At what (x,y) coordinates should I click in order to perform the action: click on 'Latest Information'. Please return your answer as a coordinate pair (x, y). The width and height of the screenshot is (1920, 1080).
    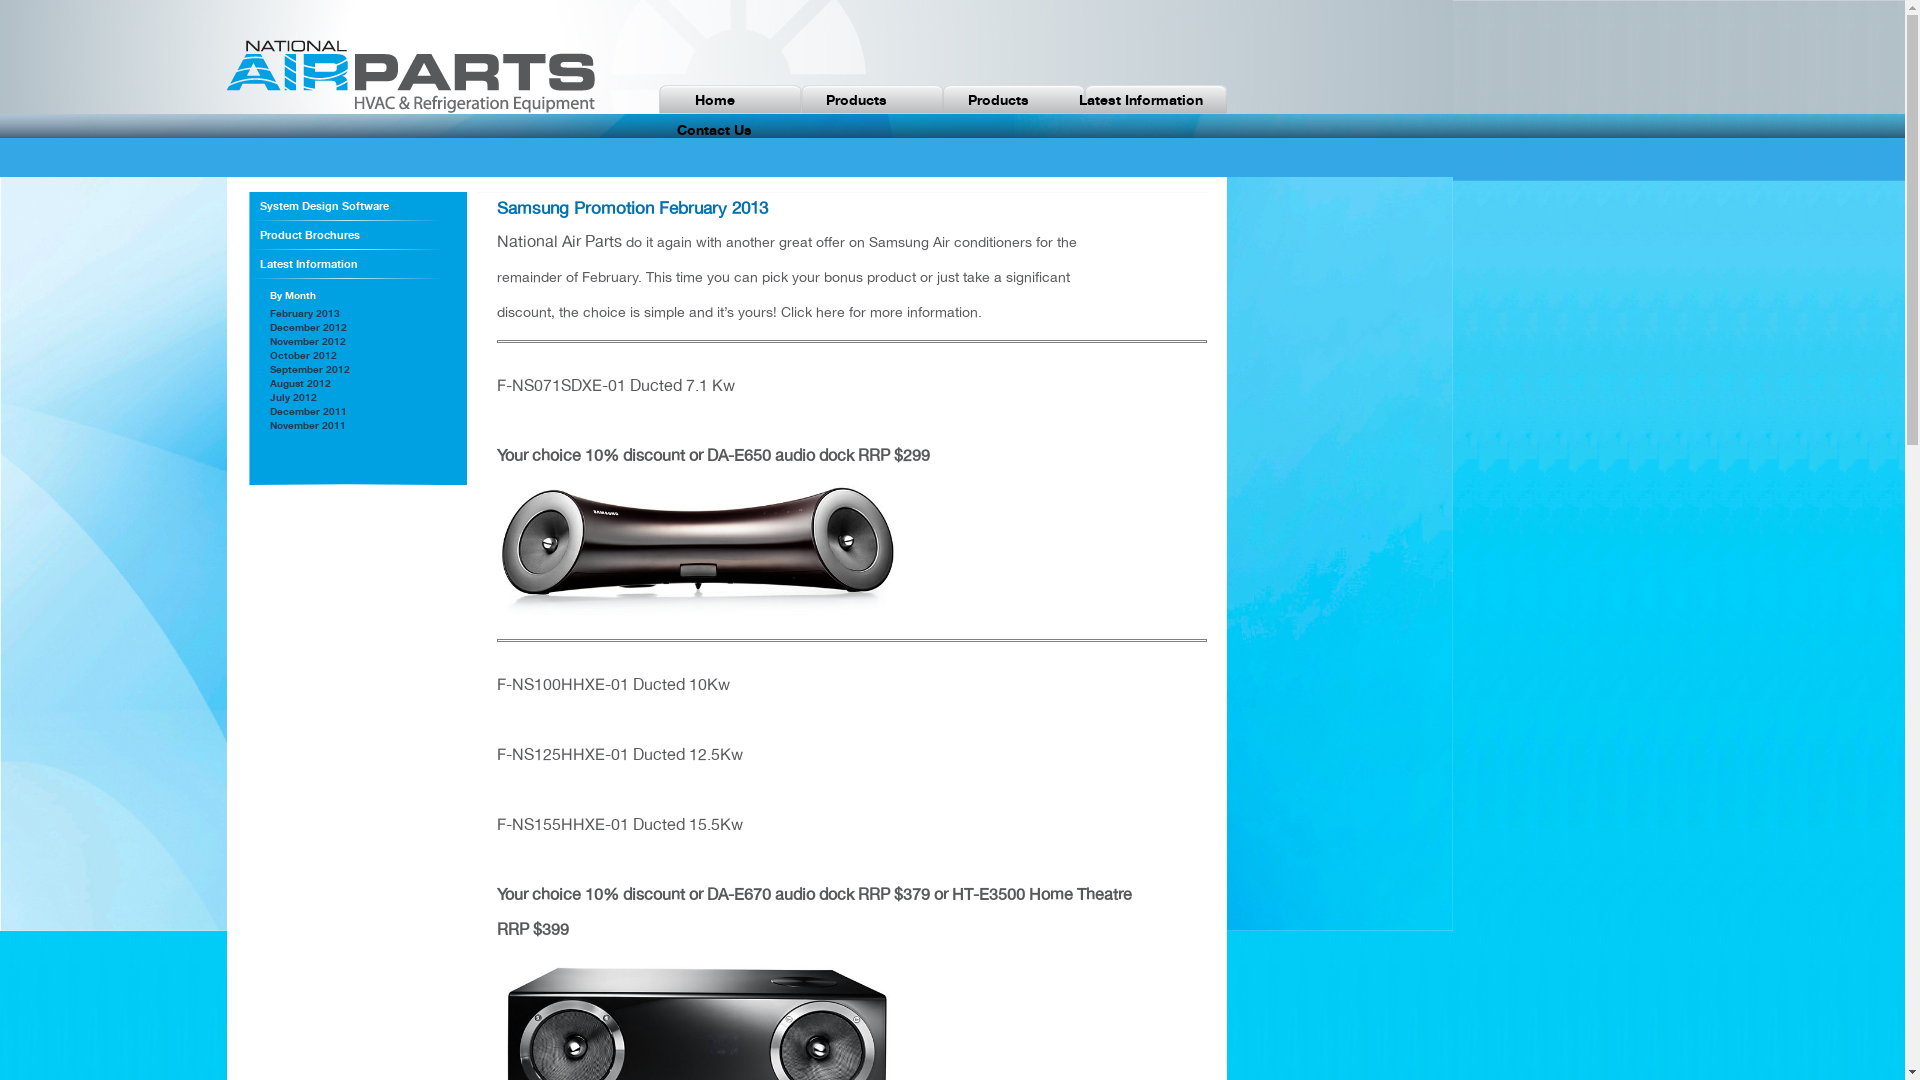
    Looking at the image, I should click on (358, 262).